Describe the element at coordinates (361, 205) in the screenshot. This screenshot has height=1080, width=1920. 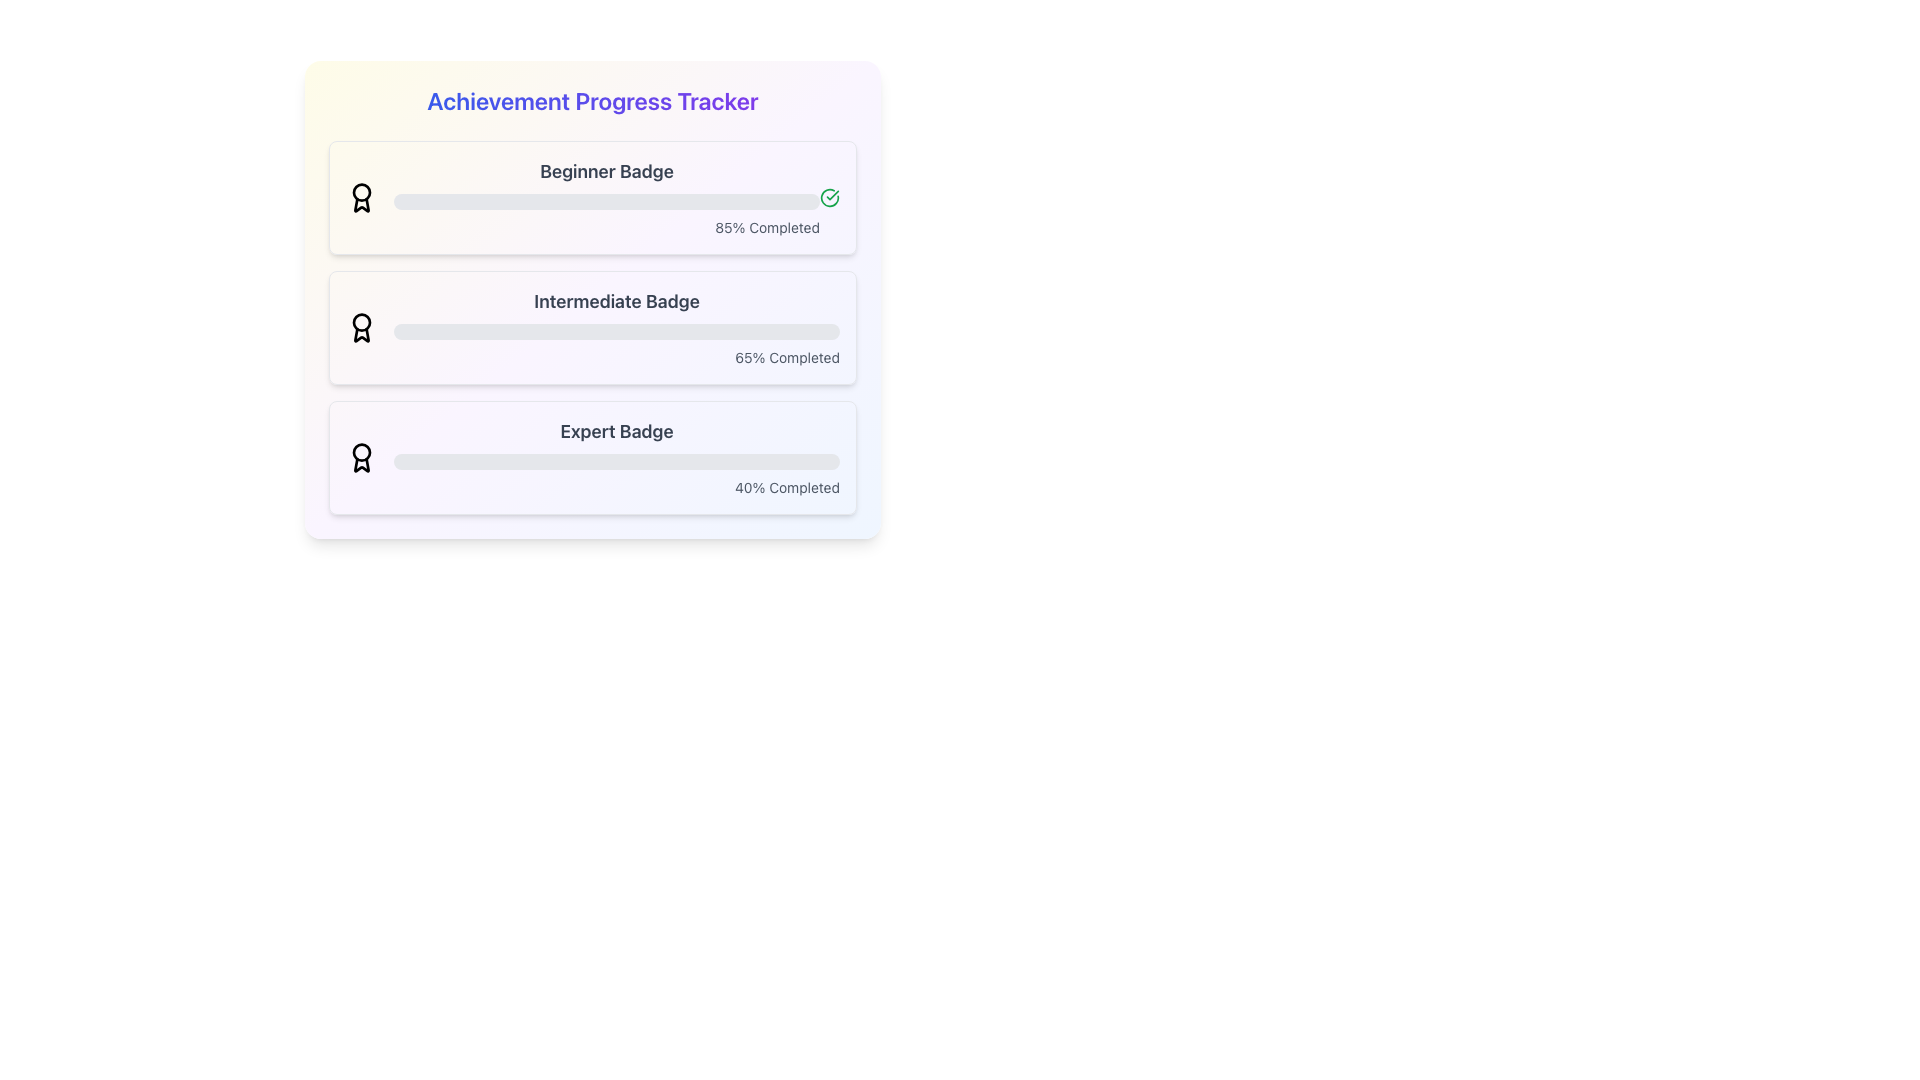
I see `the Decorative Icon, which is a small ribbon-shaped element outlined in black, located within the larger badge icon at the left end of the 'Beginner Badge' progress bar` at that location.